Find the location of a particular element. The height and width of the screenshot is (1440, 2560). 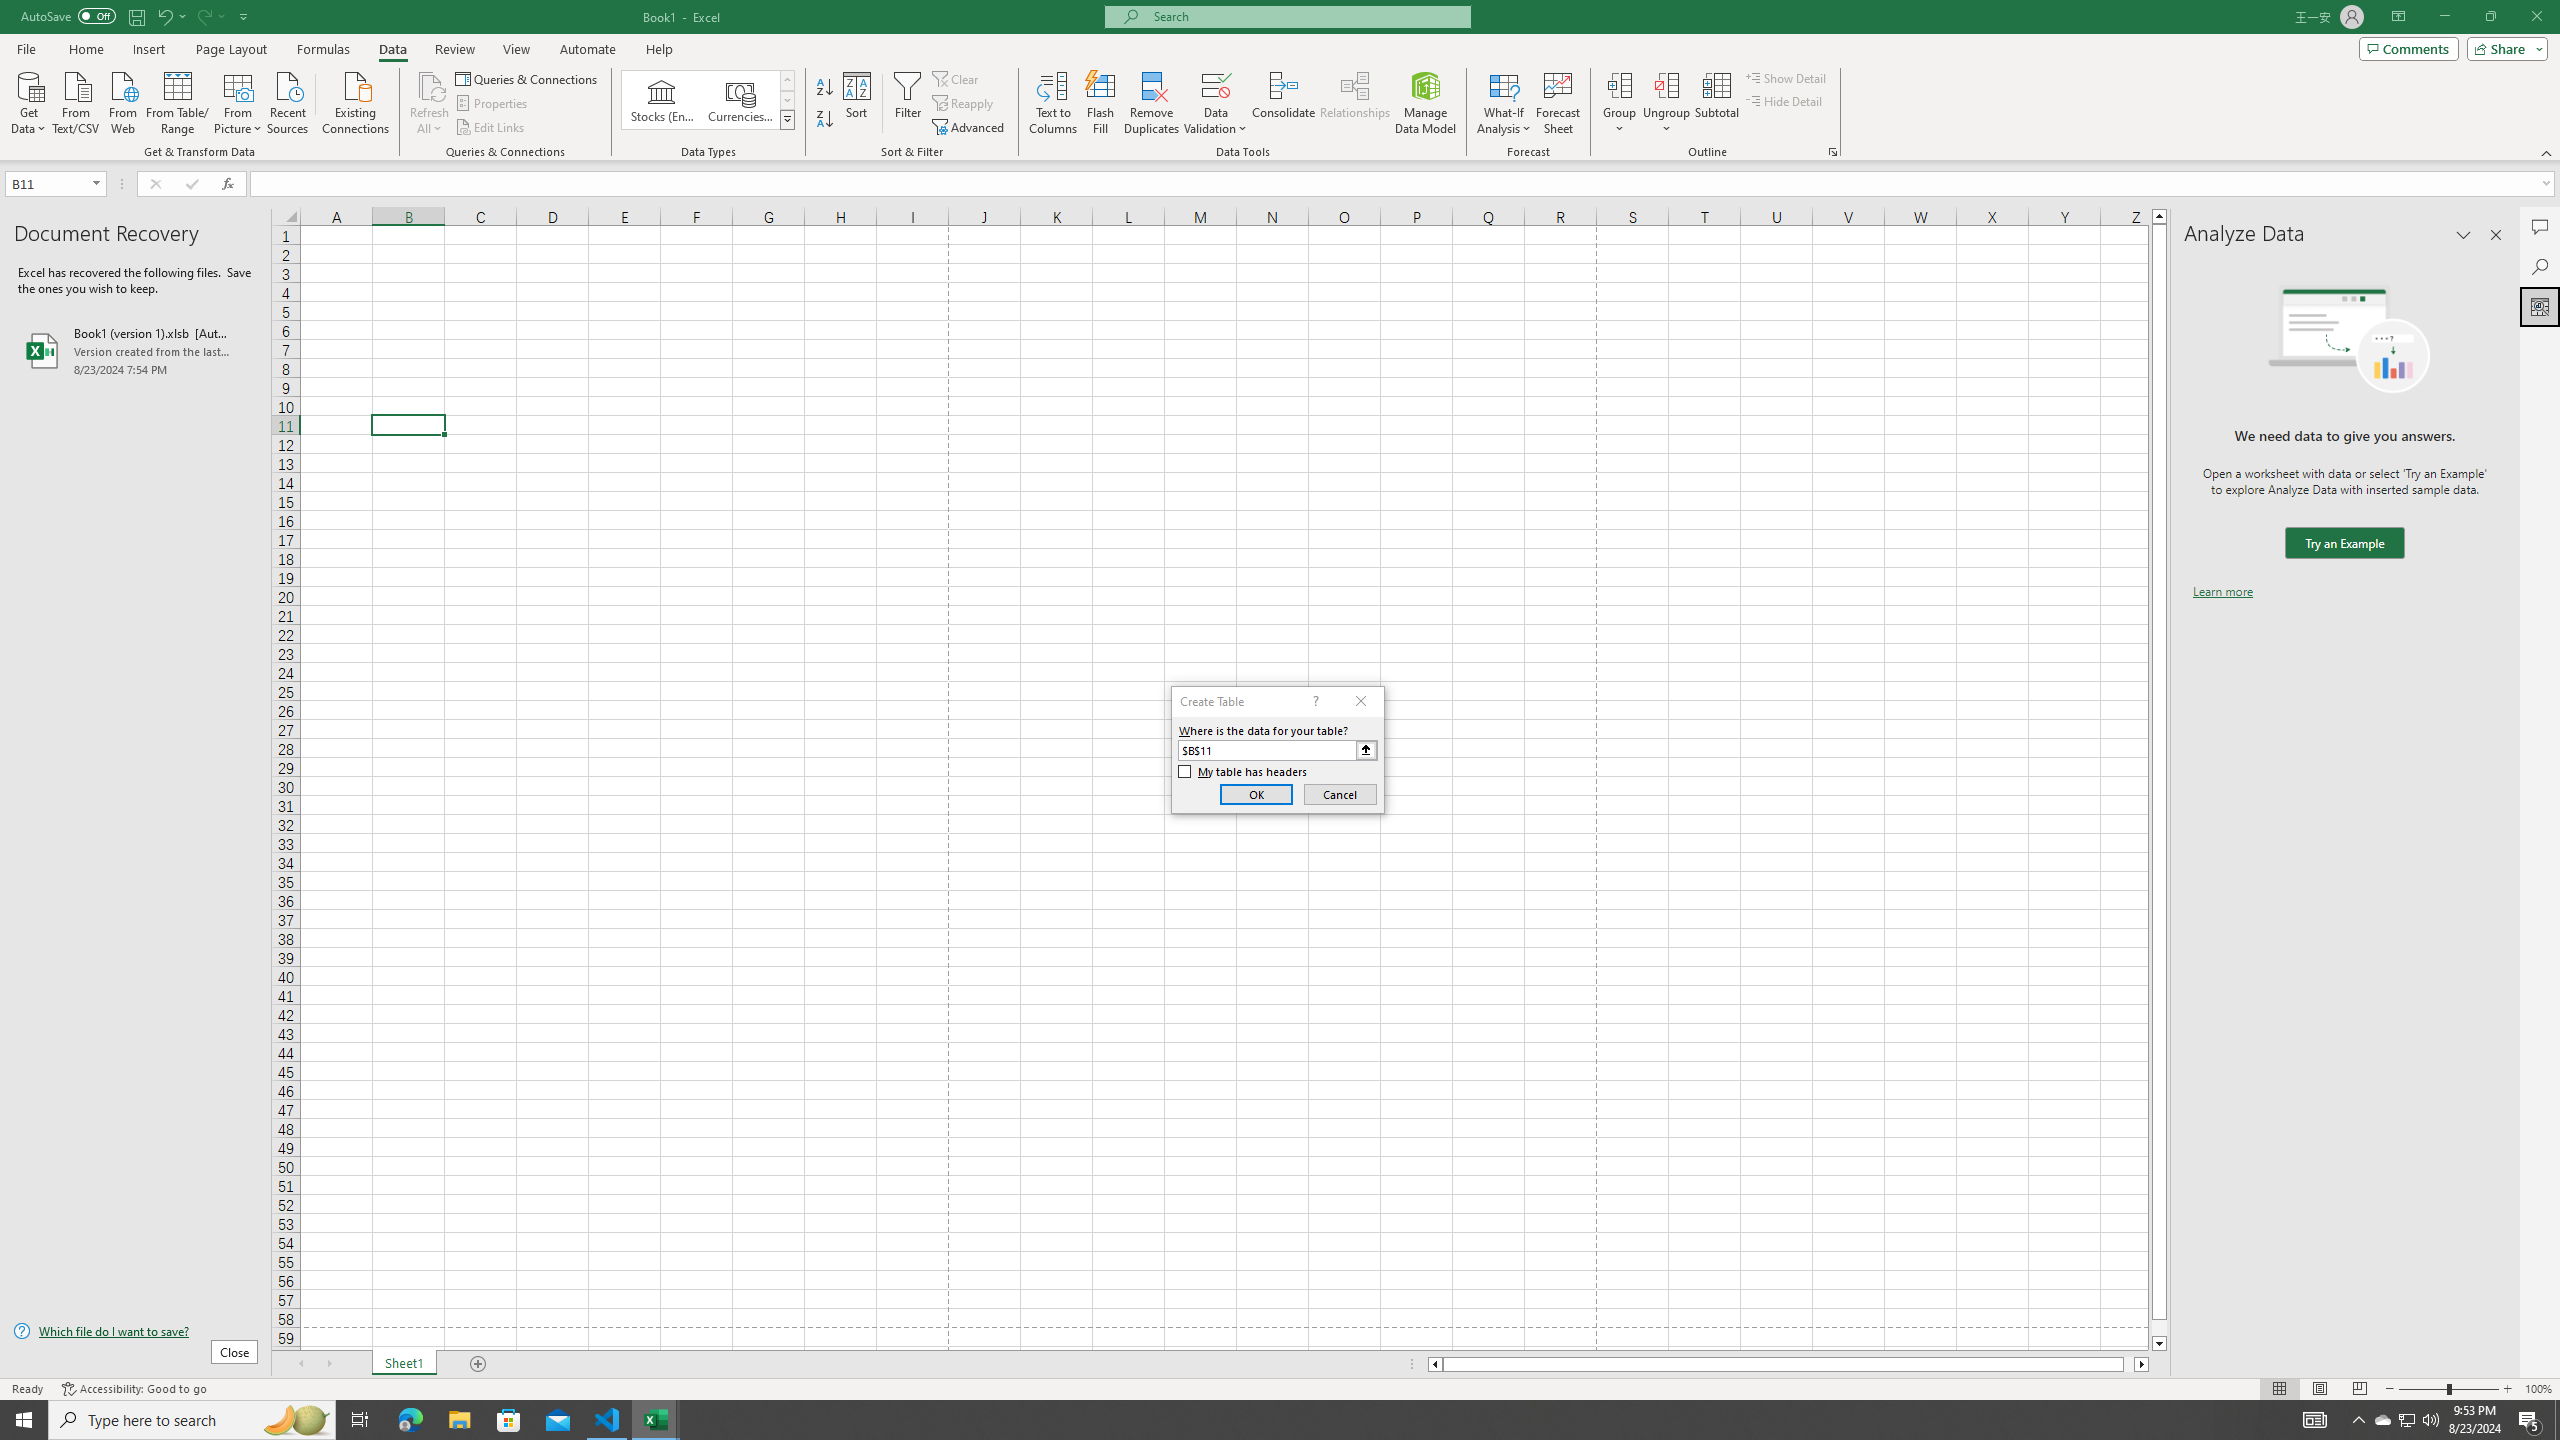

'Book1 (version 1).xlsb  [AutoRecovered]' is located at coordinates (134, 349).